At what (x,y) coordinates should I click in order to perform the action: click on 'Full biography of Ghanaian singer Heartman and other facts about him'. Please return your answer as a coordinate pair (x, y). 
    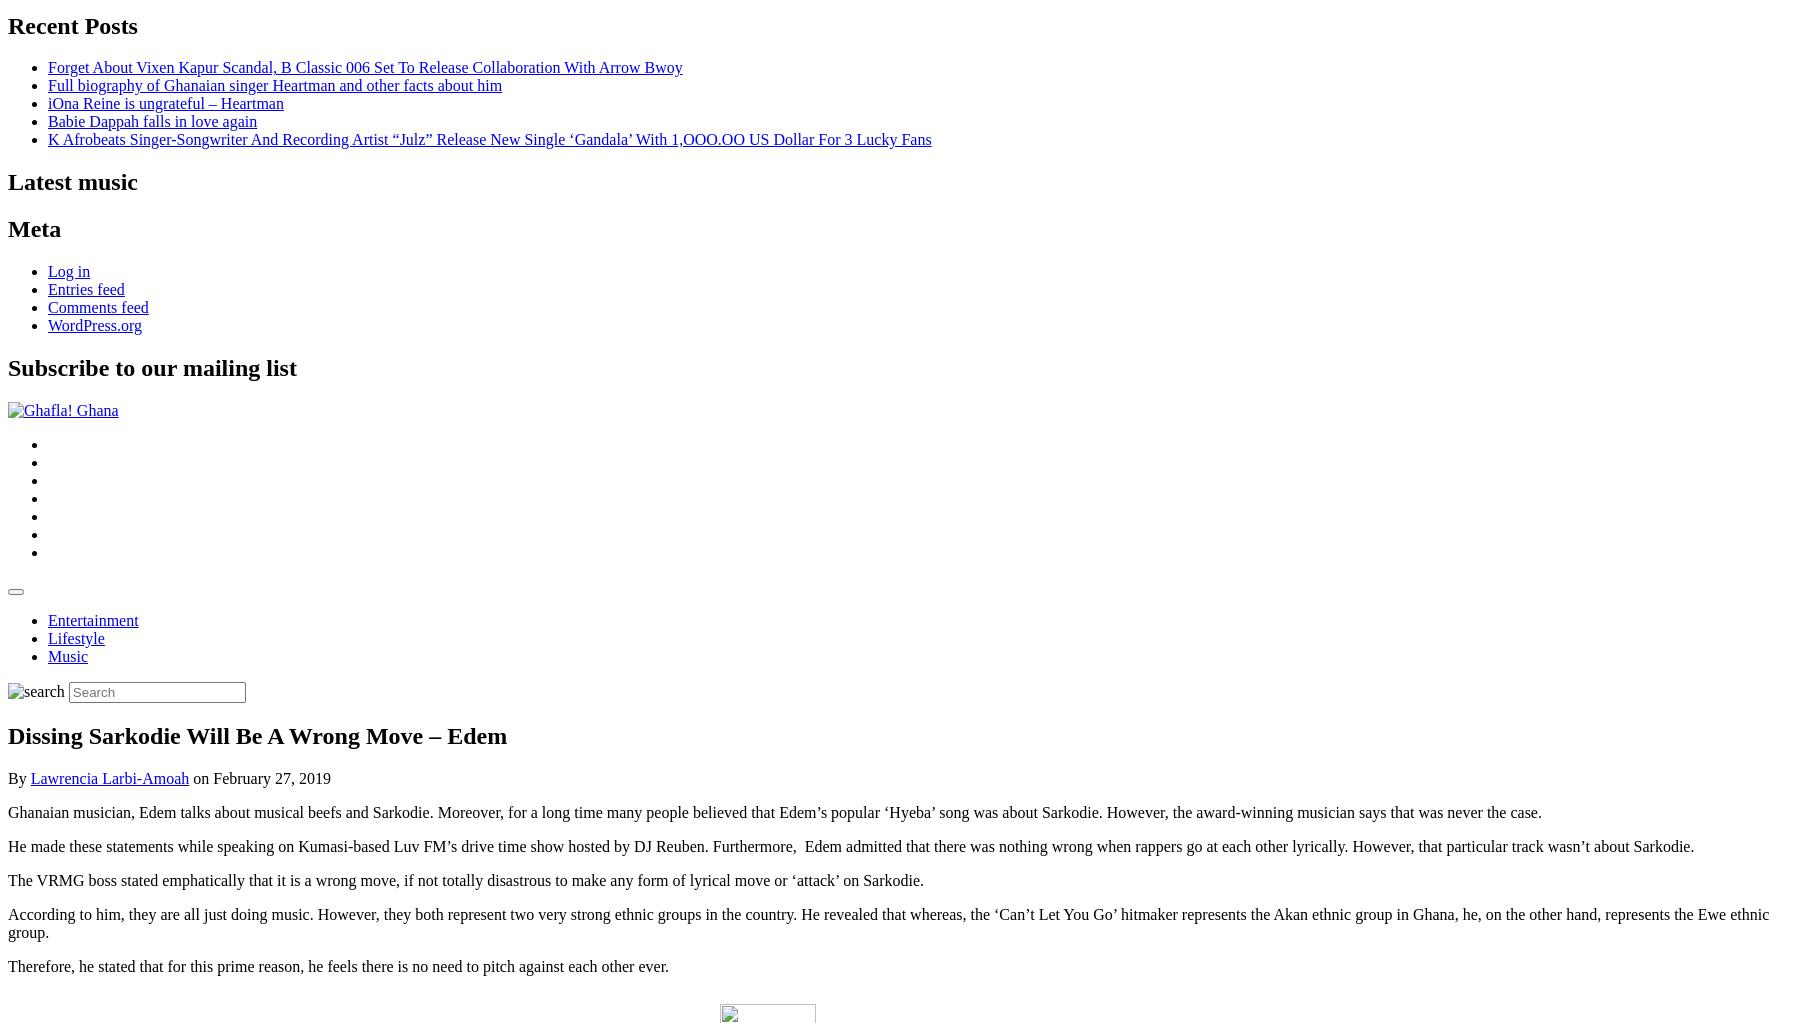
    Looking at the image, I should click on (274, 85).